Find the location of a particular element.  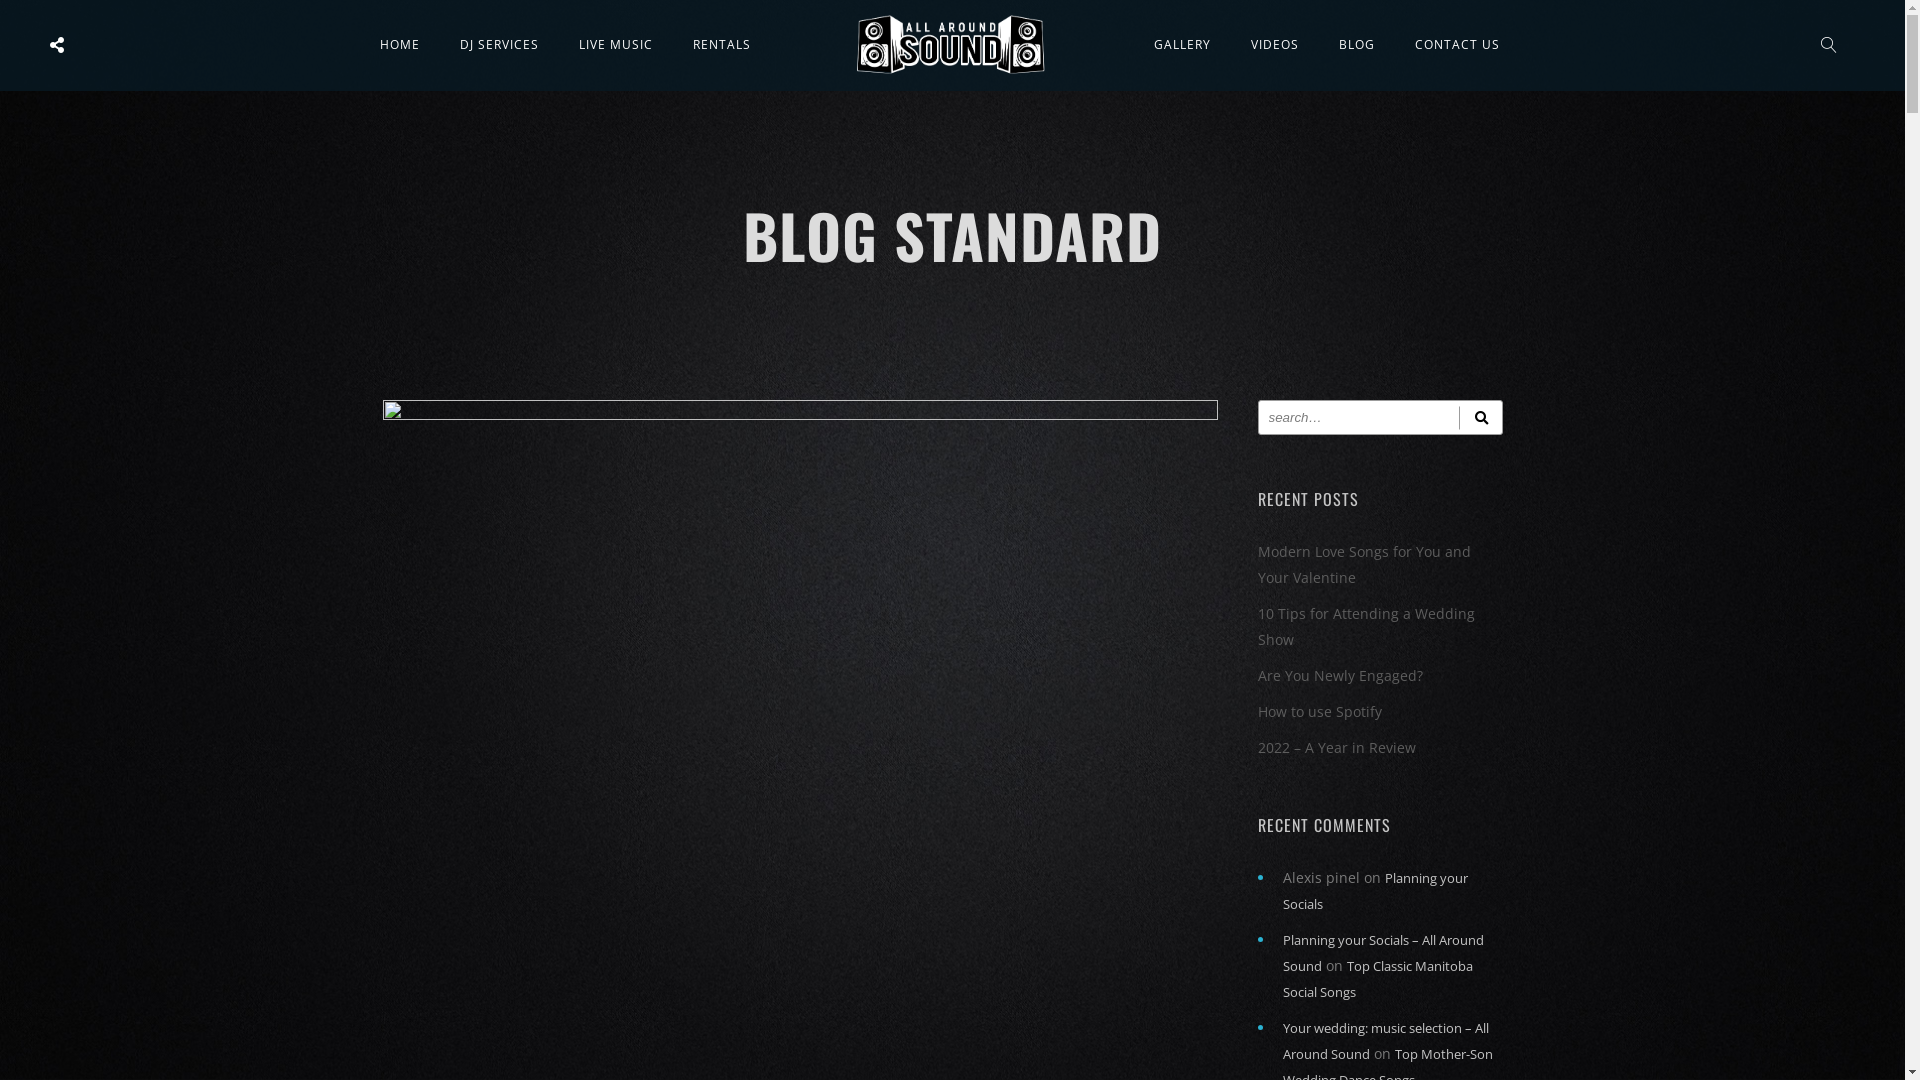

'GALLERY' is located at coordinates (1182, 44).